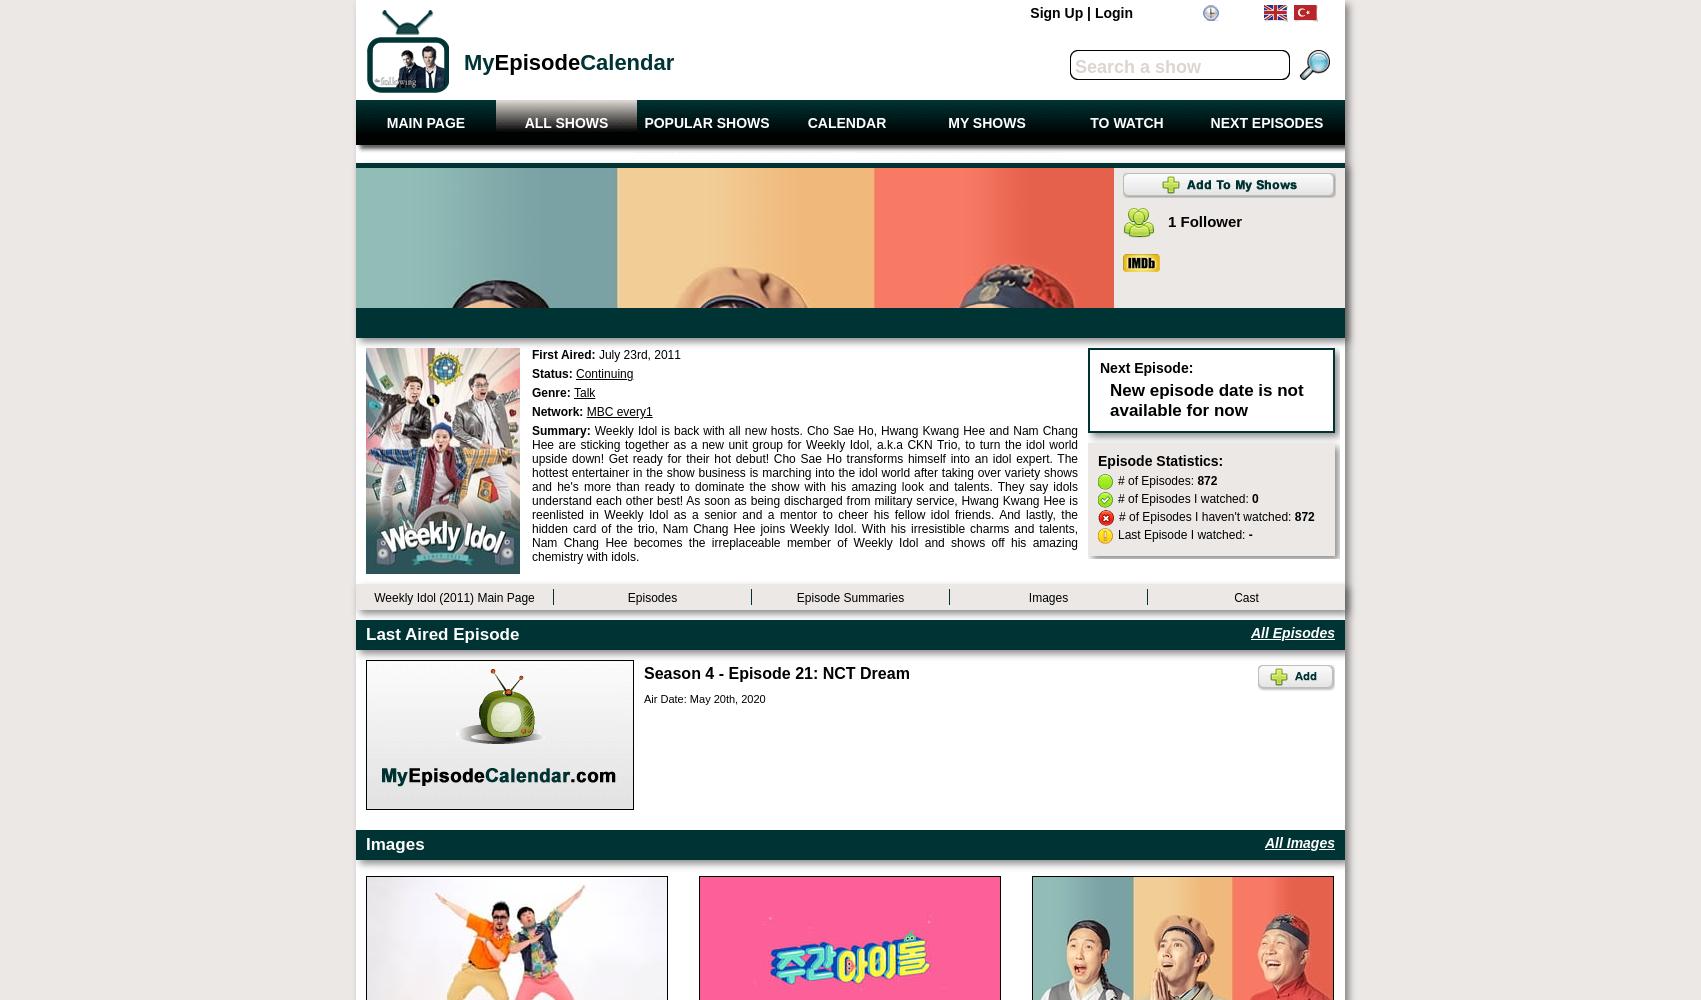 The width and height of the screenshot is (1701, 1000). Describe the element at coordinates (703, 698) in the screenshot. I see `'Air Date: May 20th, 2020'` at that location.